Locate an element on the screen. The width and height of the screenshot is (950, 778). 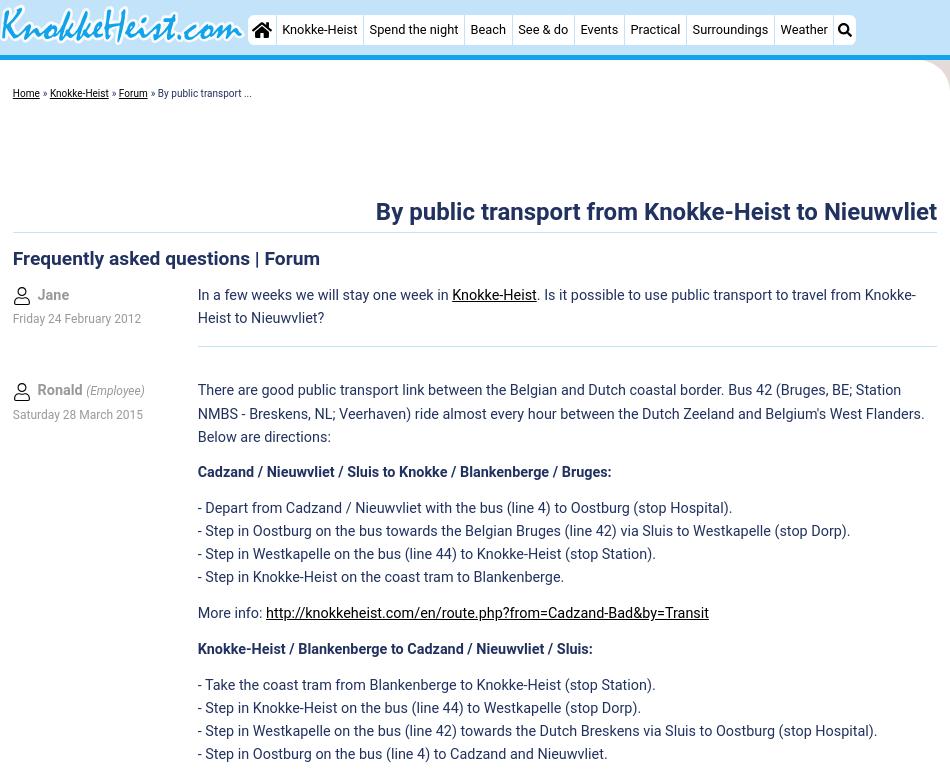
'Jane' is located at coordinates (53, 294).